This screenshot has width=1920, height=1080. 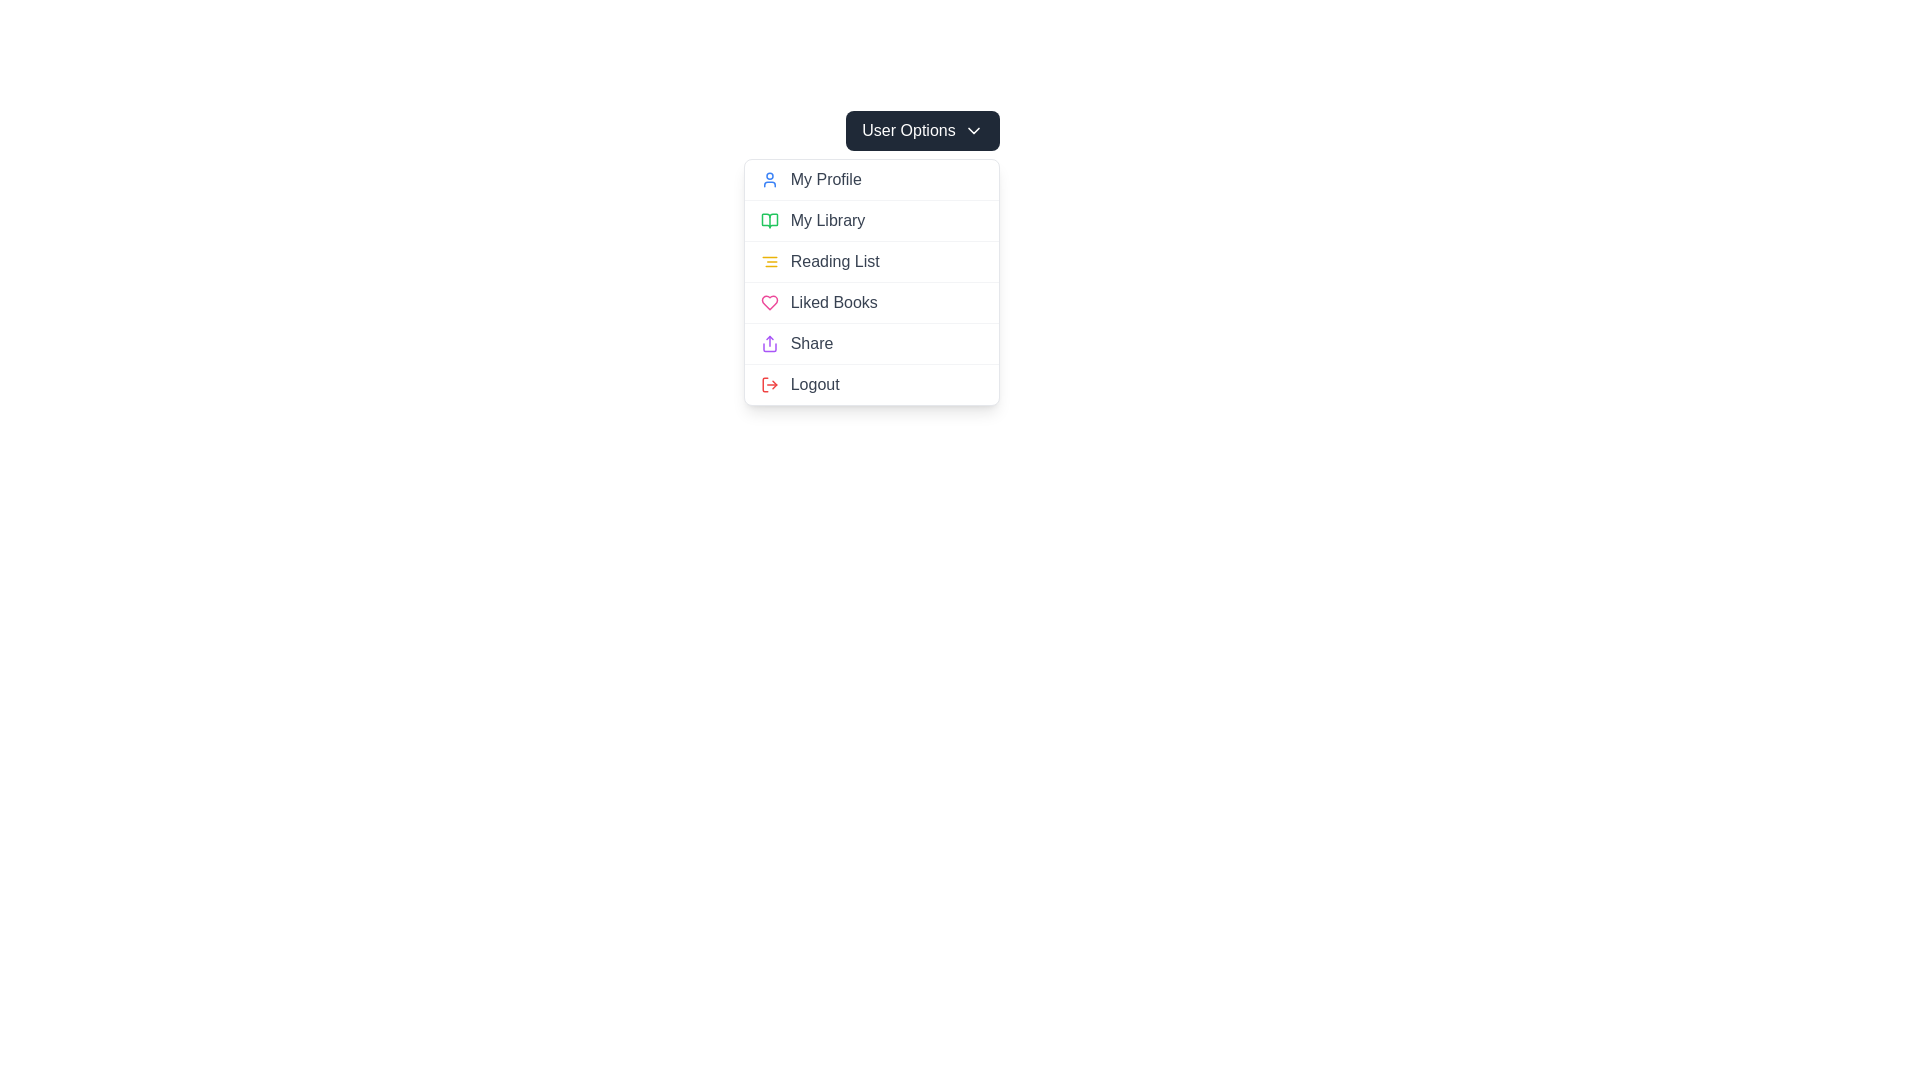 What do you see at coordinates (768, 342) in the screenshot?
I see `the 'Share' icon located to the left of the 'Share' text label in the User Options menu, which serves as a visual cue for the share action` at bounding box center [768, 342].